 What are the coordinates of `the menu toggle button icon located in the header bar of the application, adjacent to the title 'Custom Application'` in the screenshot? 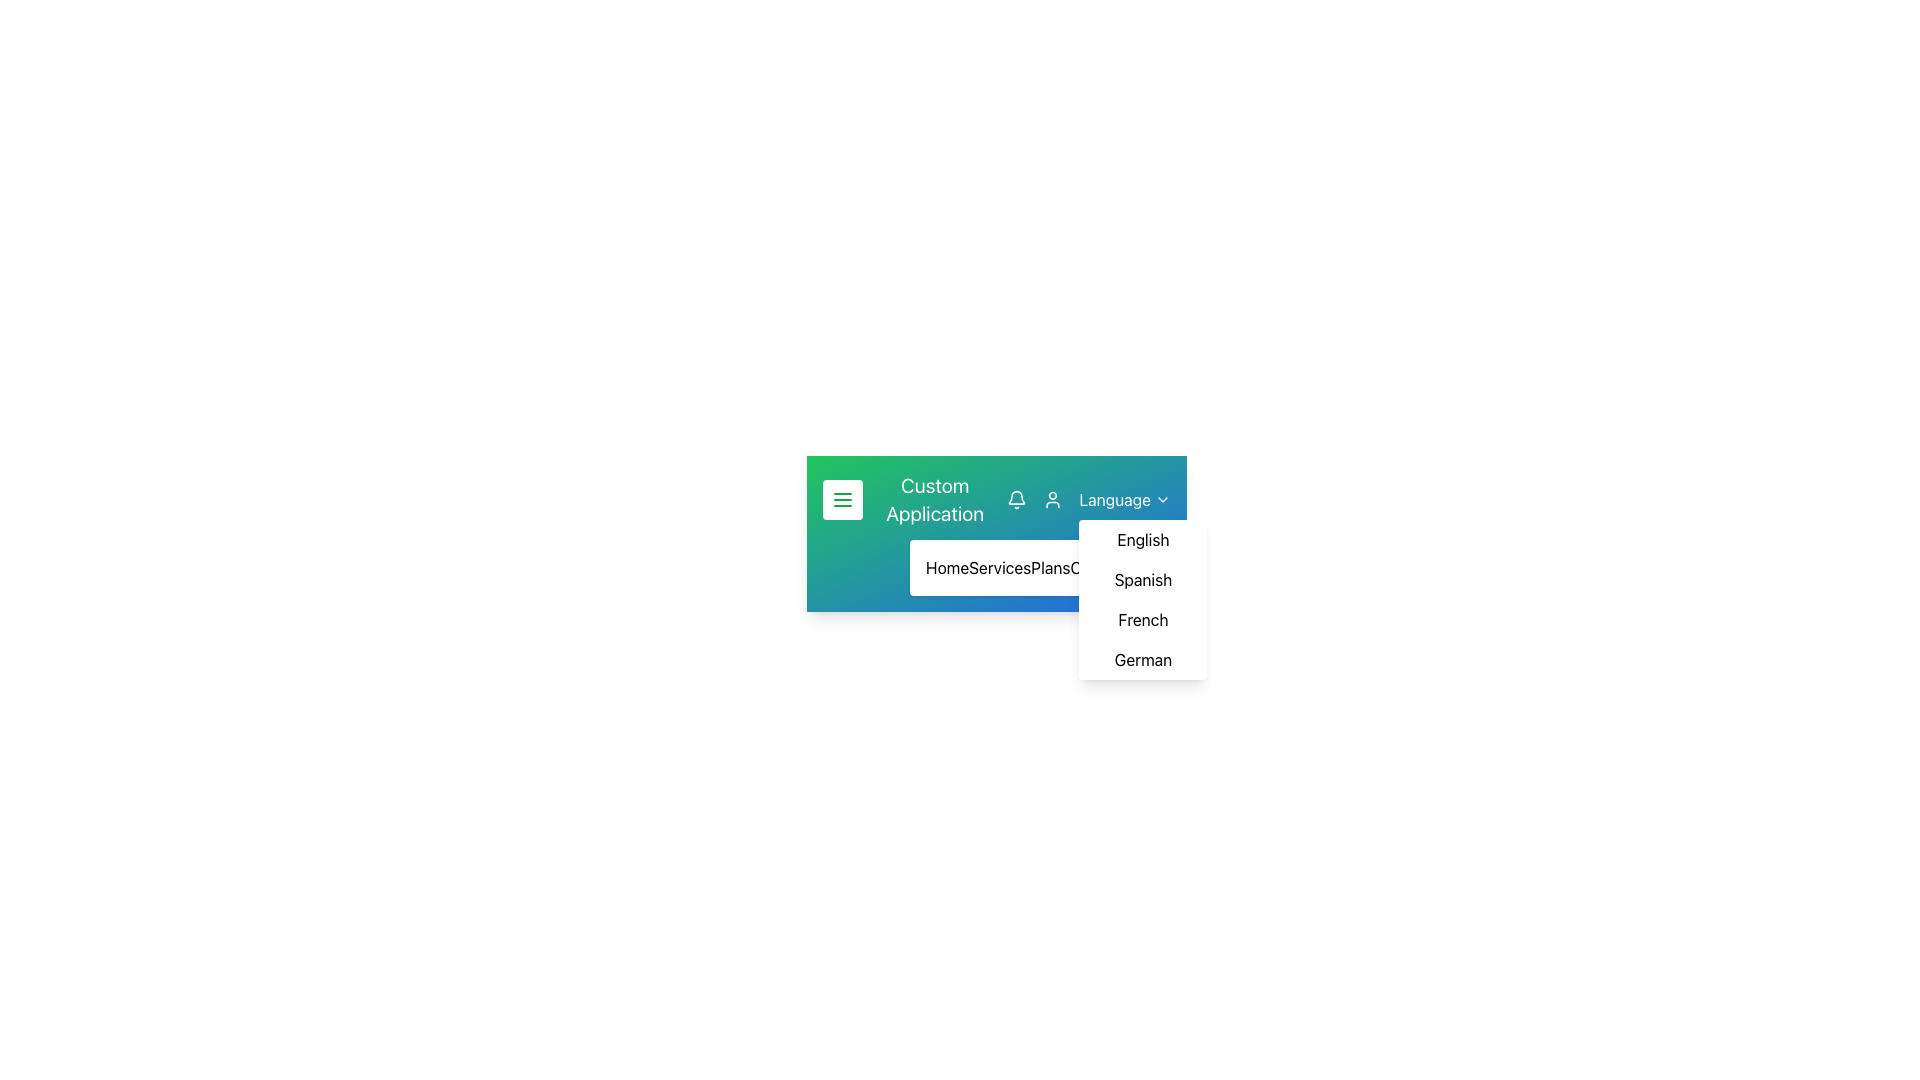 It's located at (843, 499).